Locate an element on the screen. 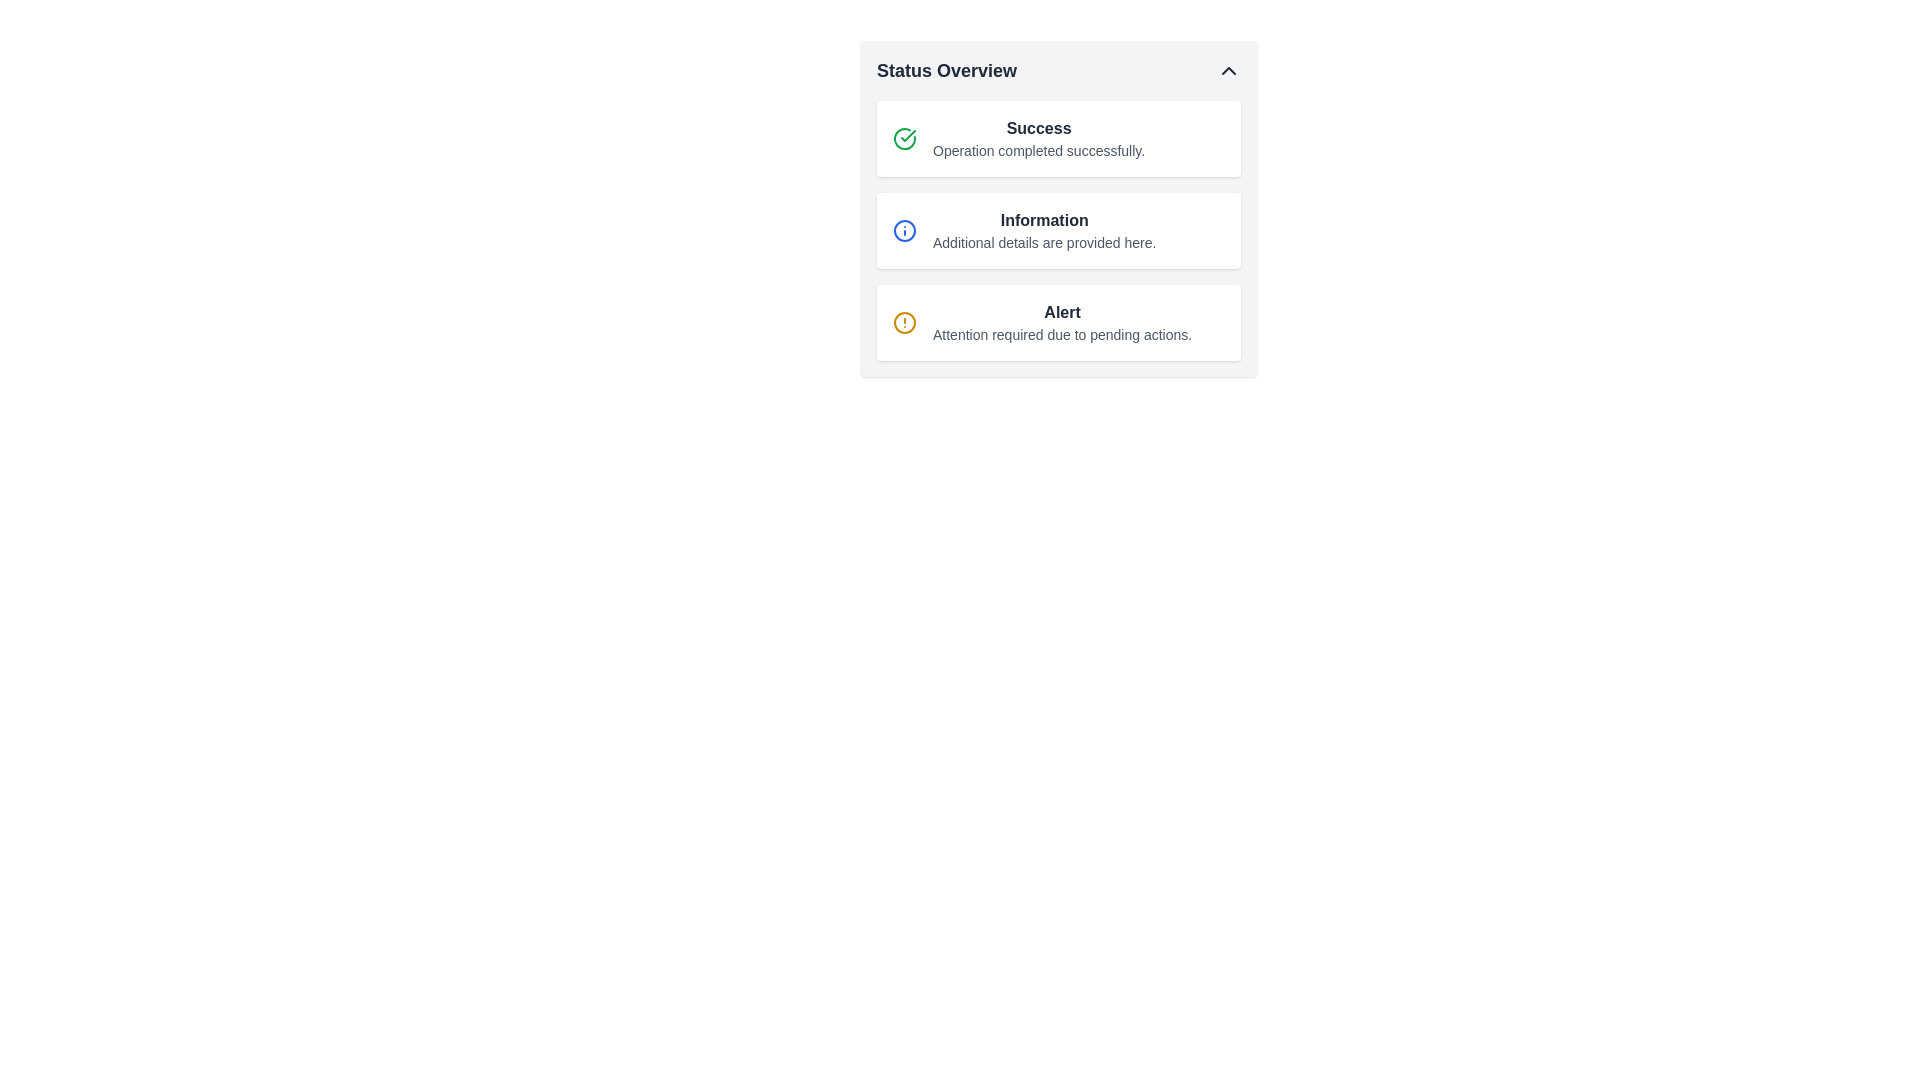 Image resolution: width=1920 pixels, height=1080 pixels. the success operation icon located to the left of the text 'Success Operation completed successfully.' in the top-left of the status overview panel is located at coordinates (904, 137).